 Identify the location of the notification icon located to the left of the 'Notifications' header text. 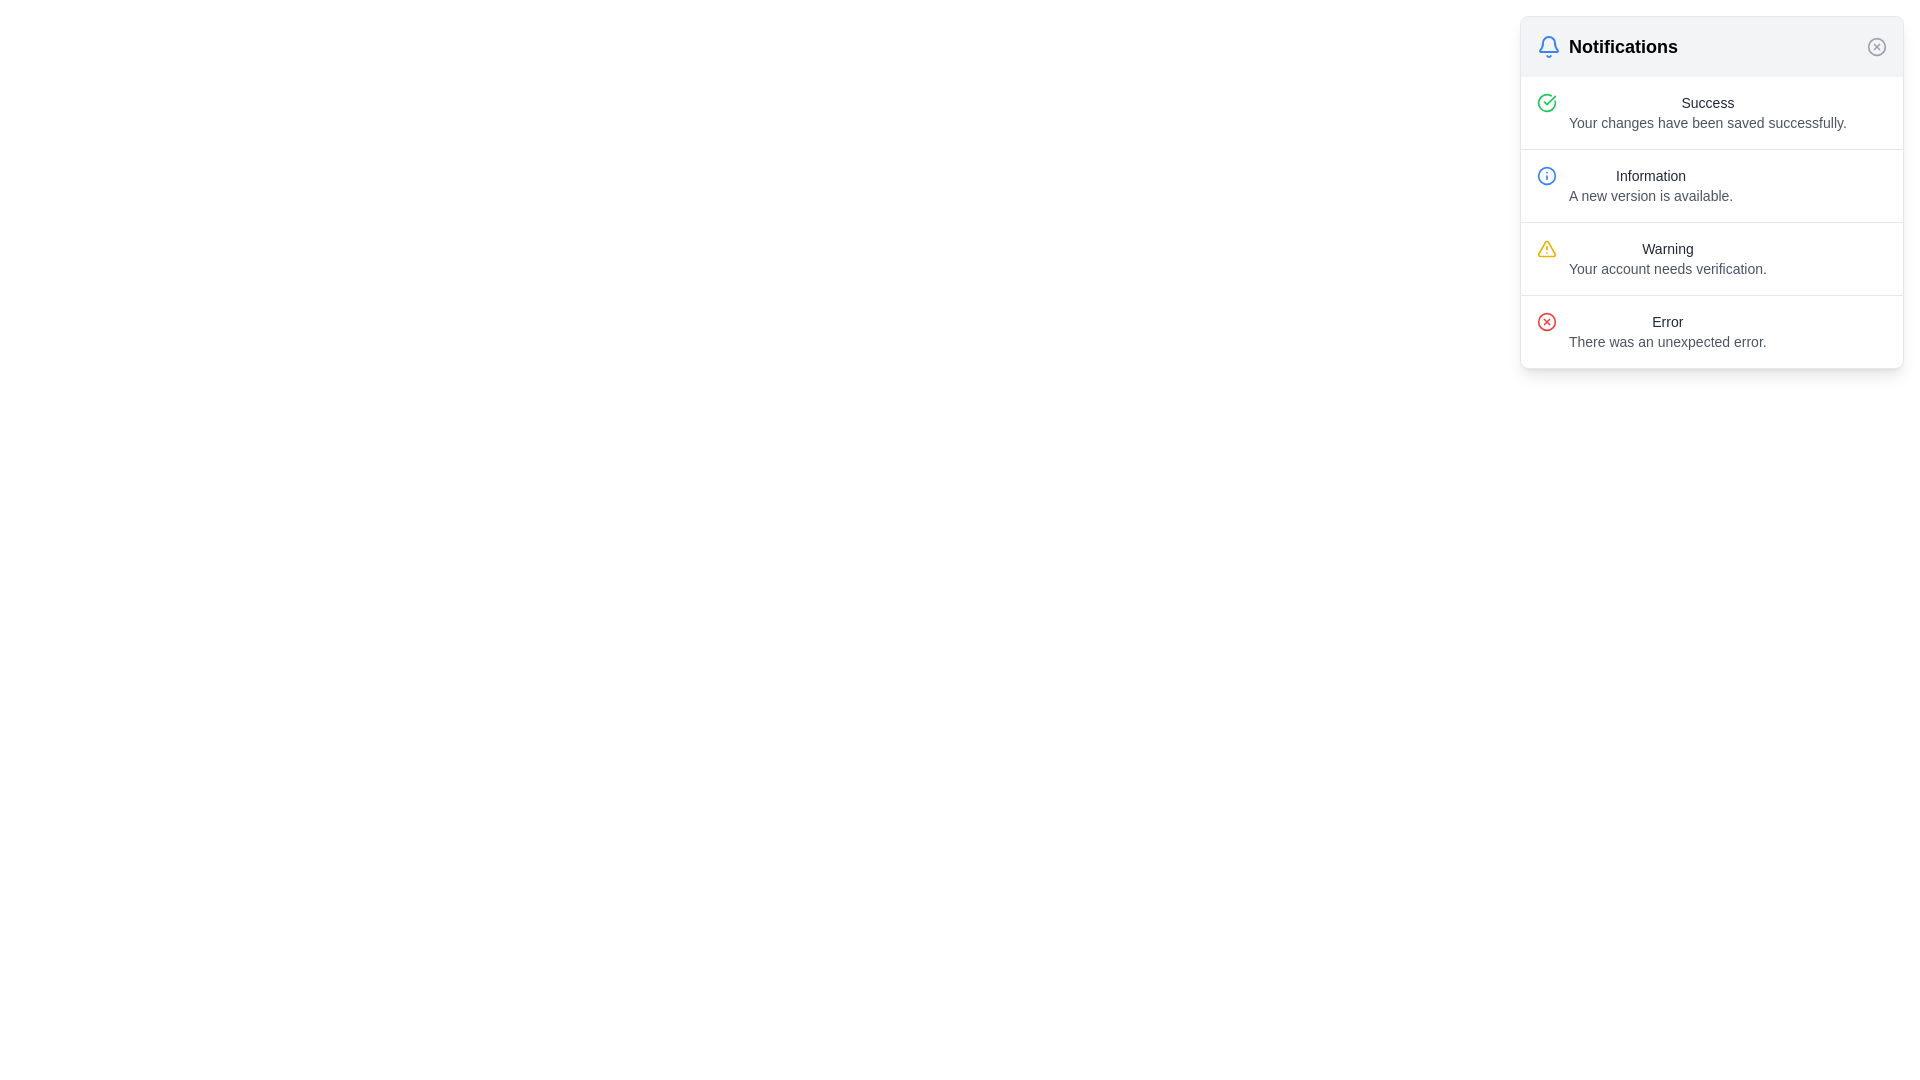
(1548, 45).